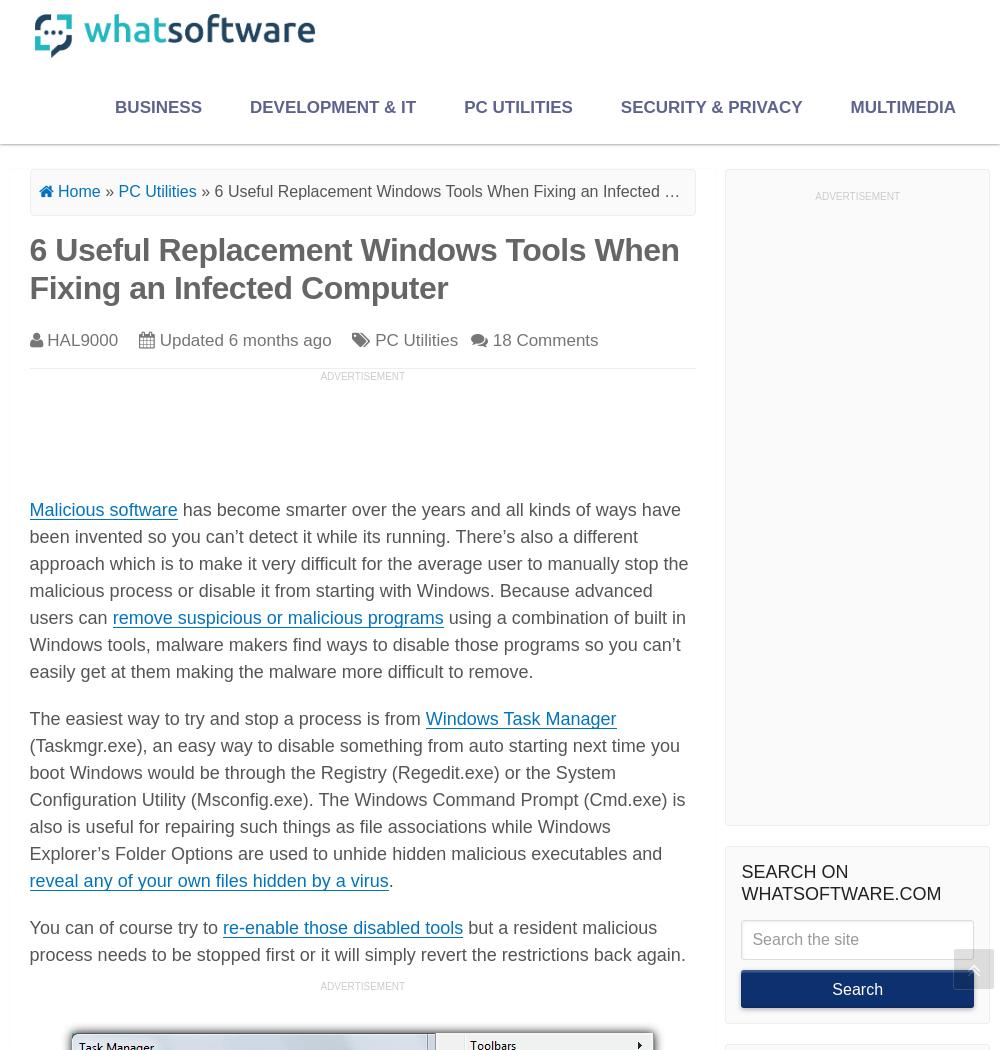 This screenshot has height=1050, width=1000. What do you see at coordinates (29, 927) in the screenshot?
I see `'You can of course try to'` at bounding box center [29, 927].